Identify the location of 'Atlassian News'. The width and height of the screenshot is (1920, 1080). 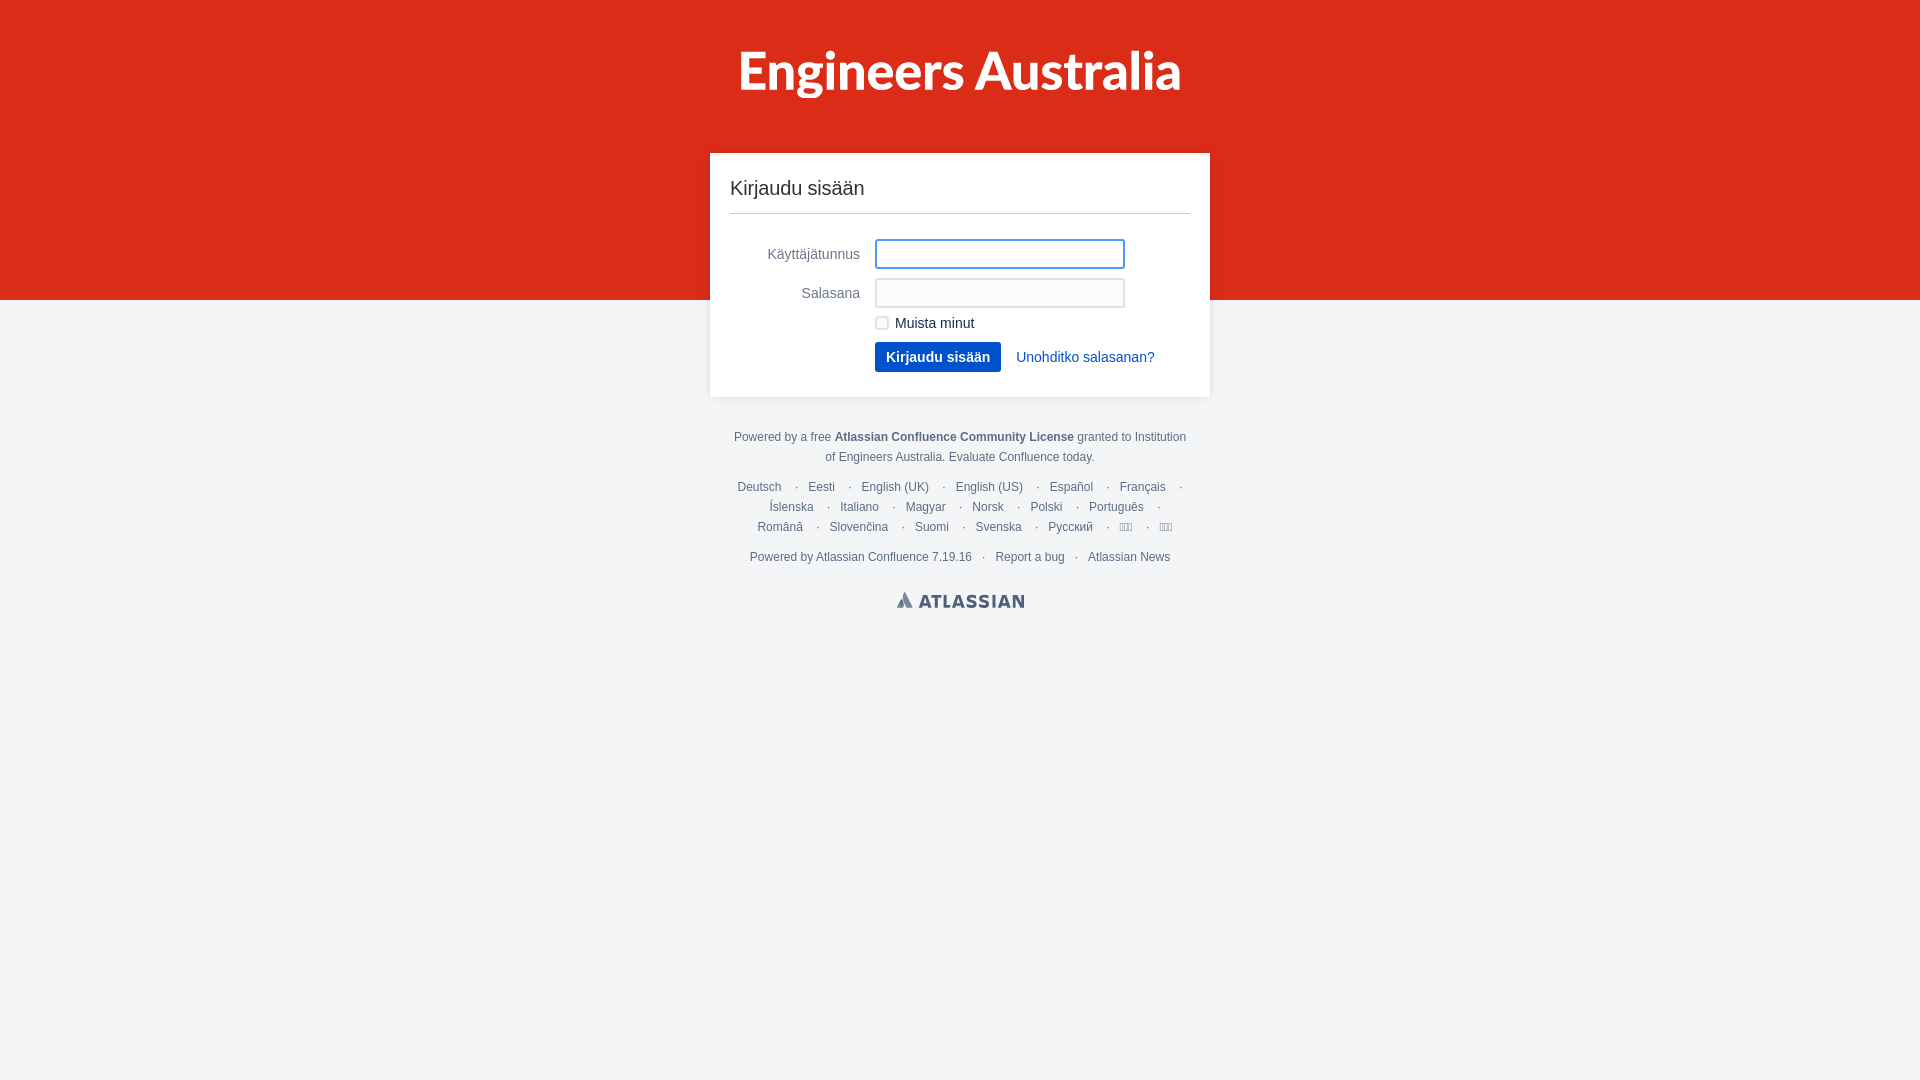
(1128, 556).